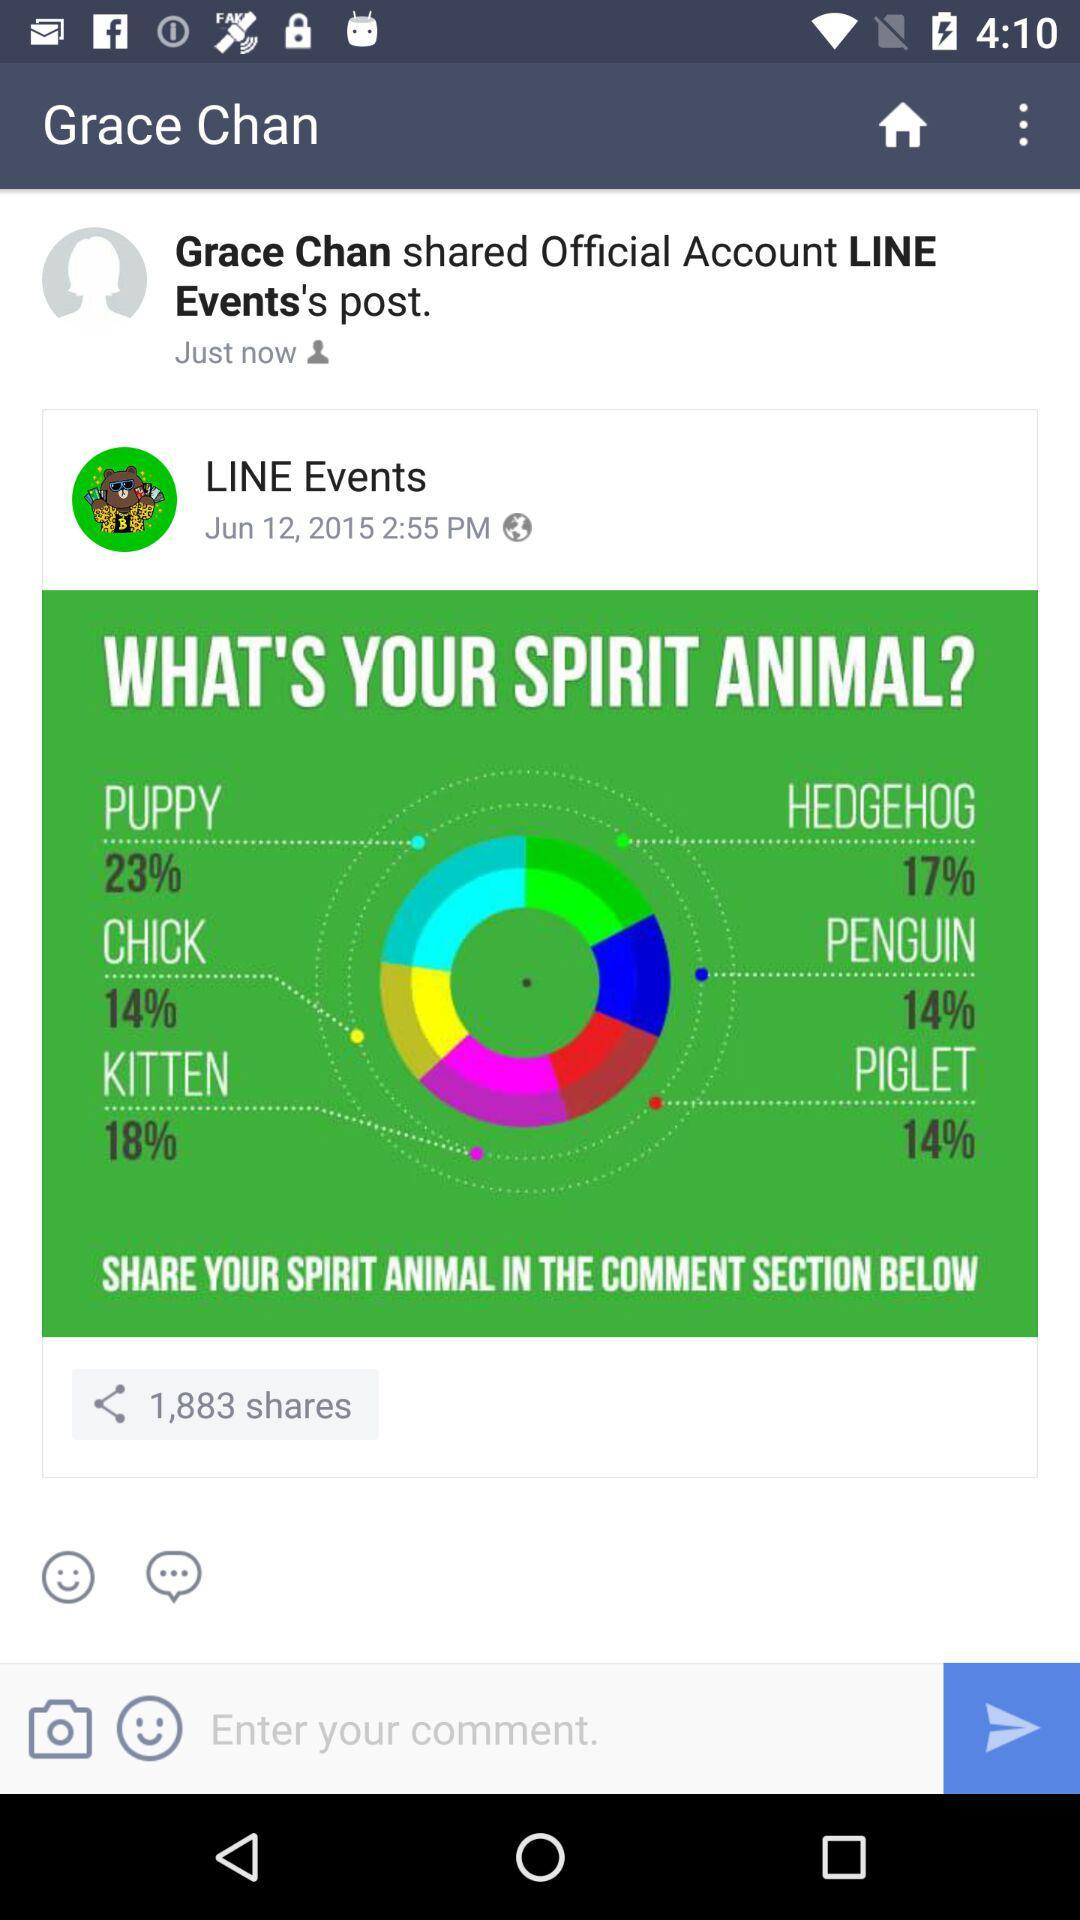 Image resolution: width=1080 pixels, height=1920 pixels. Describe the element at coordinates (69, 1727) in the screenshot. I see `the photo icon` at that location.